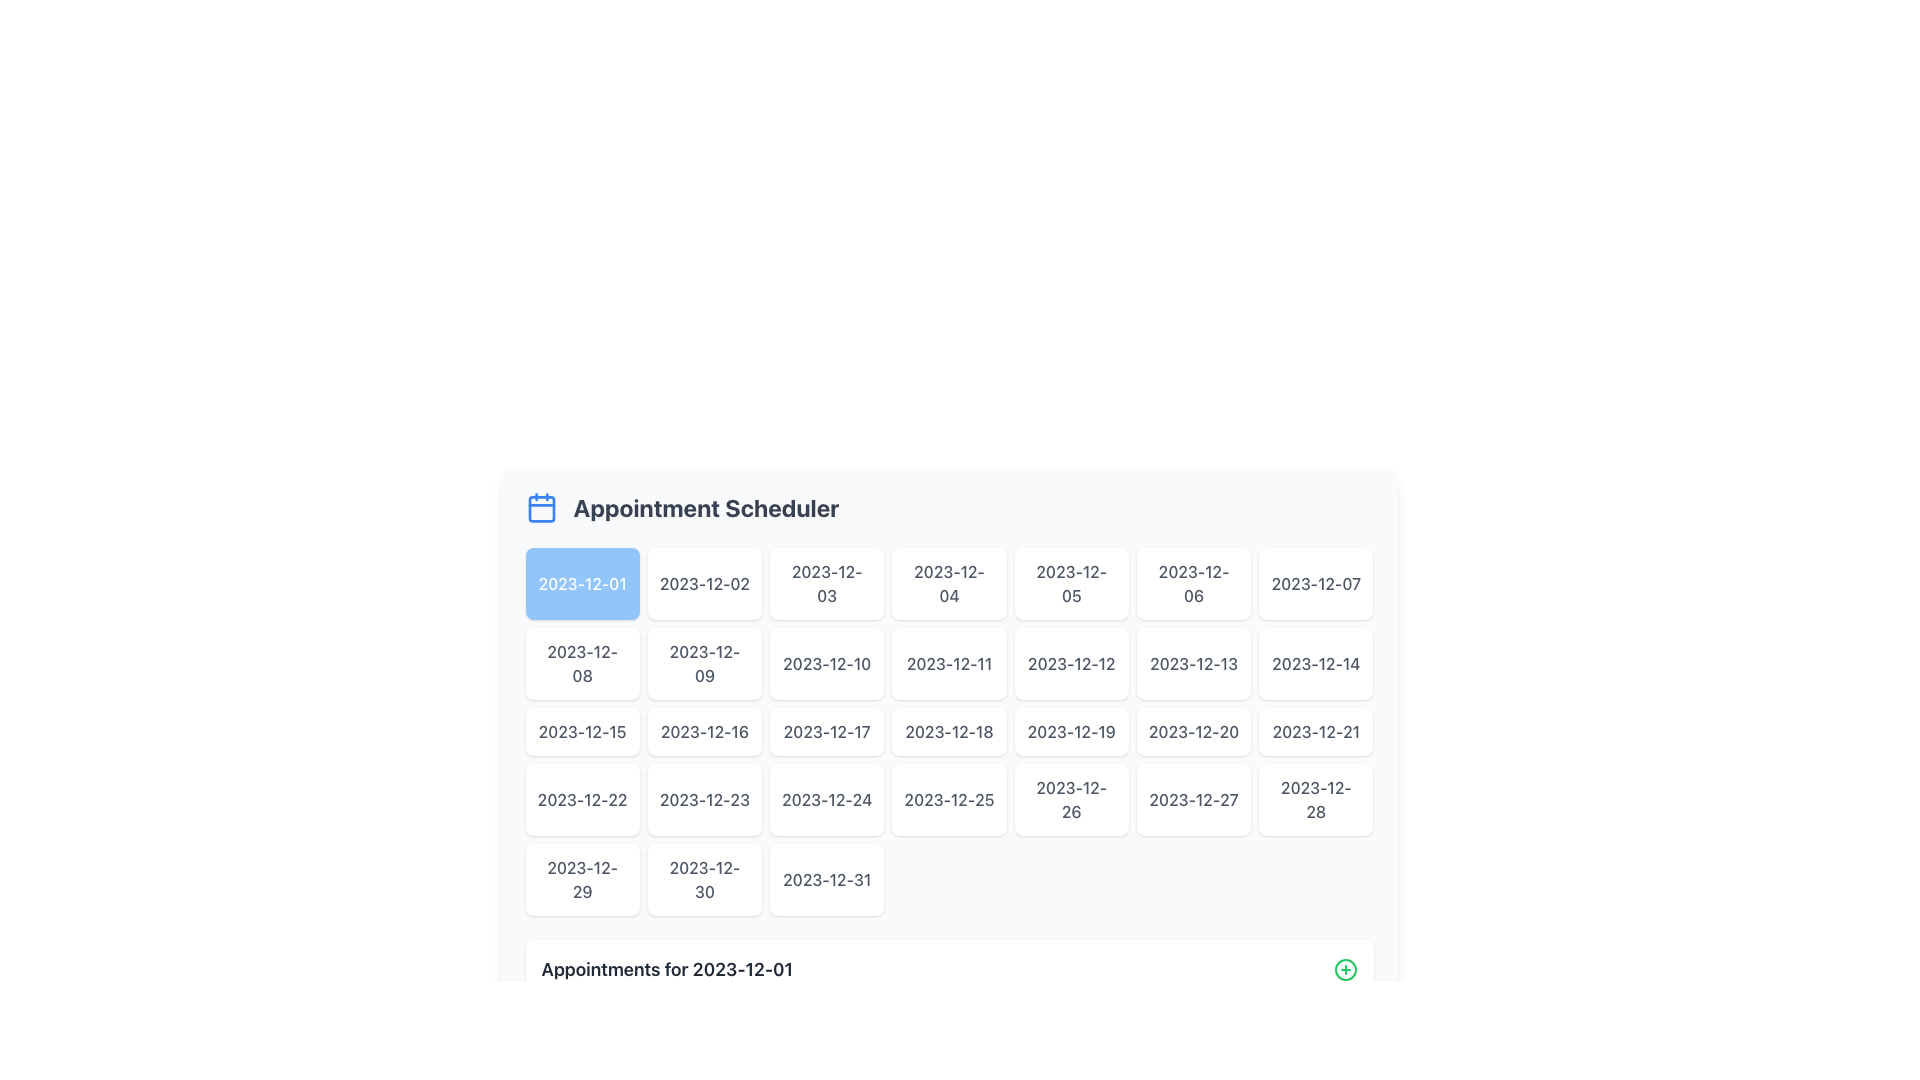 Image resolution: width=1920 pixels, height=1080 pixels. I want to click on the date cell in the calendar grid, so click(948, 732).